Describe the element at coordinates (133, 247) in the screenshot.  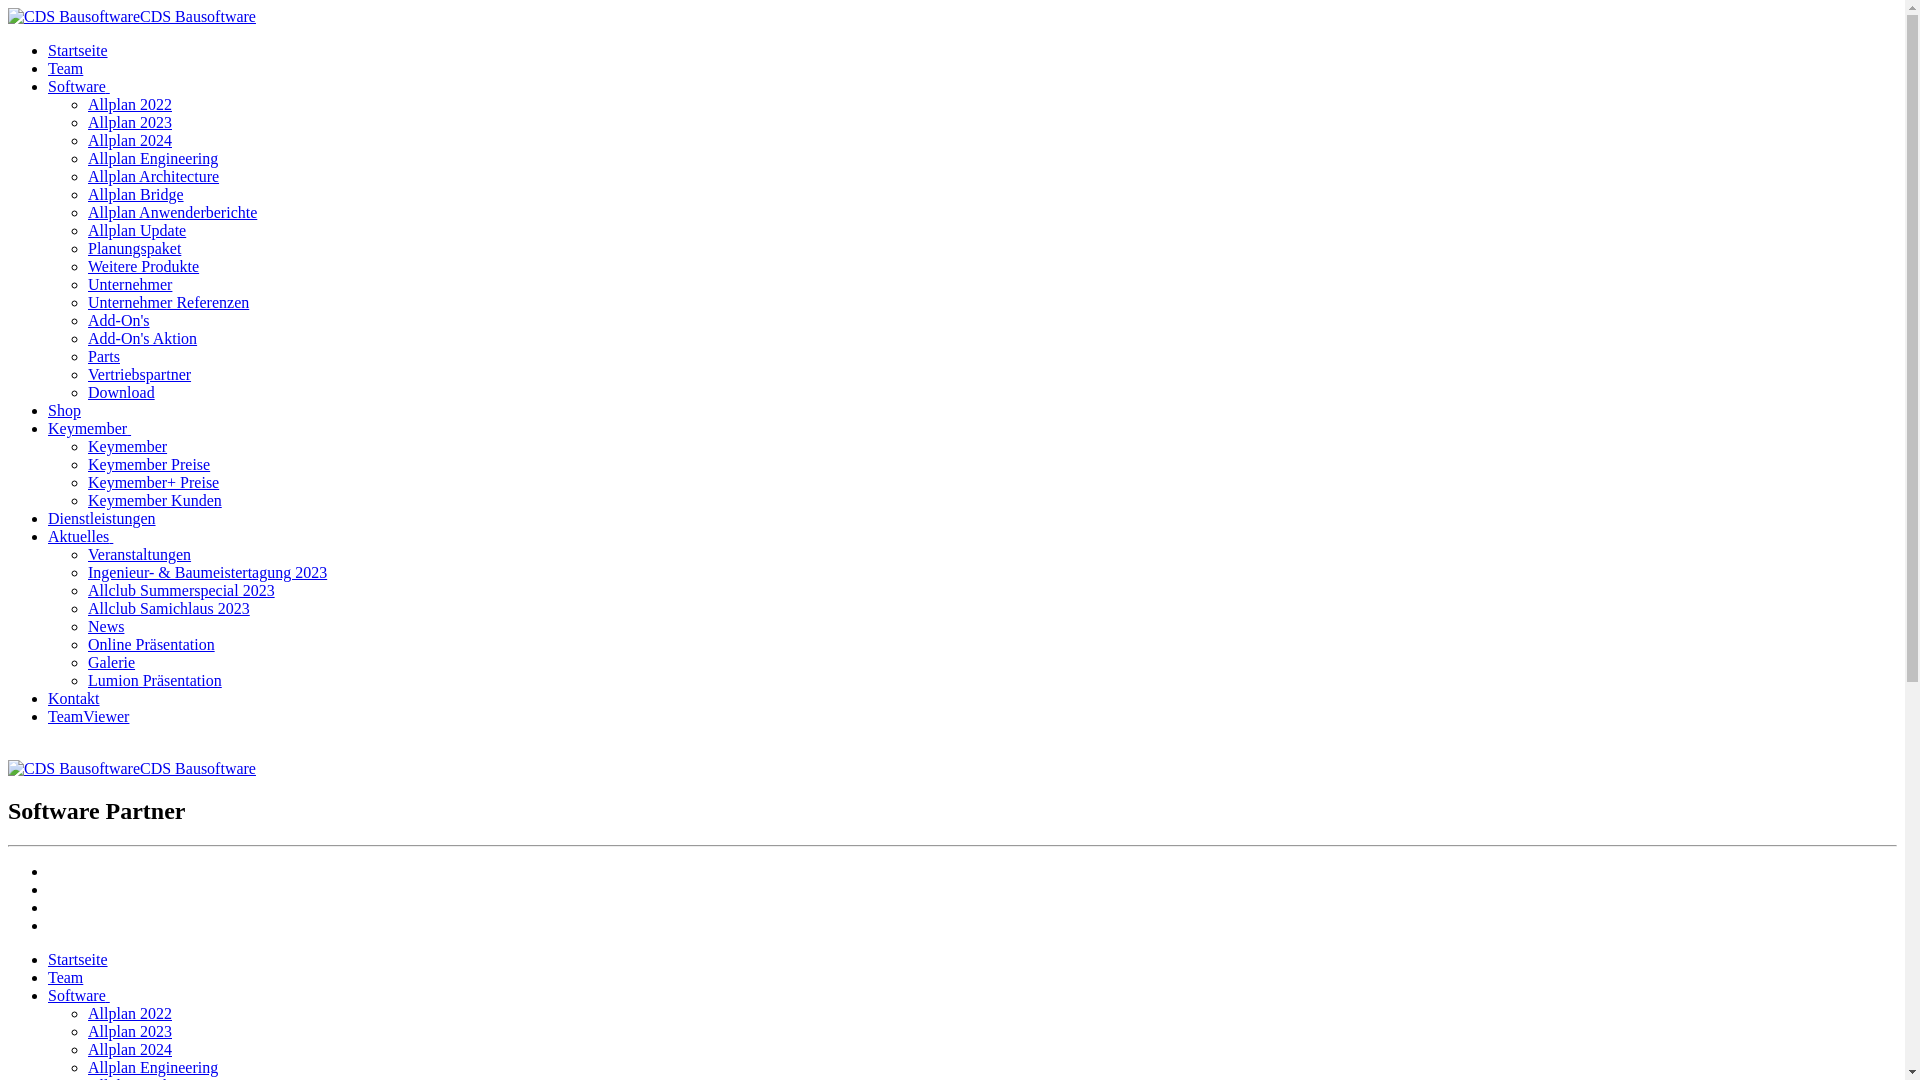
I see `'Planungspaket'` at that location.